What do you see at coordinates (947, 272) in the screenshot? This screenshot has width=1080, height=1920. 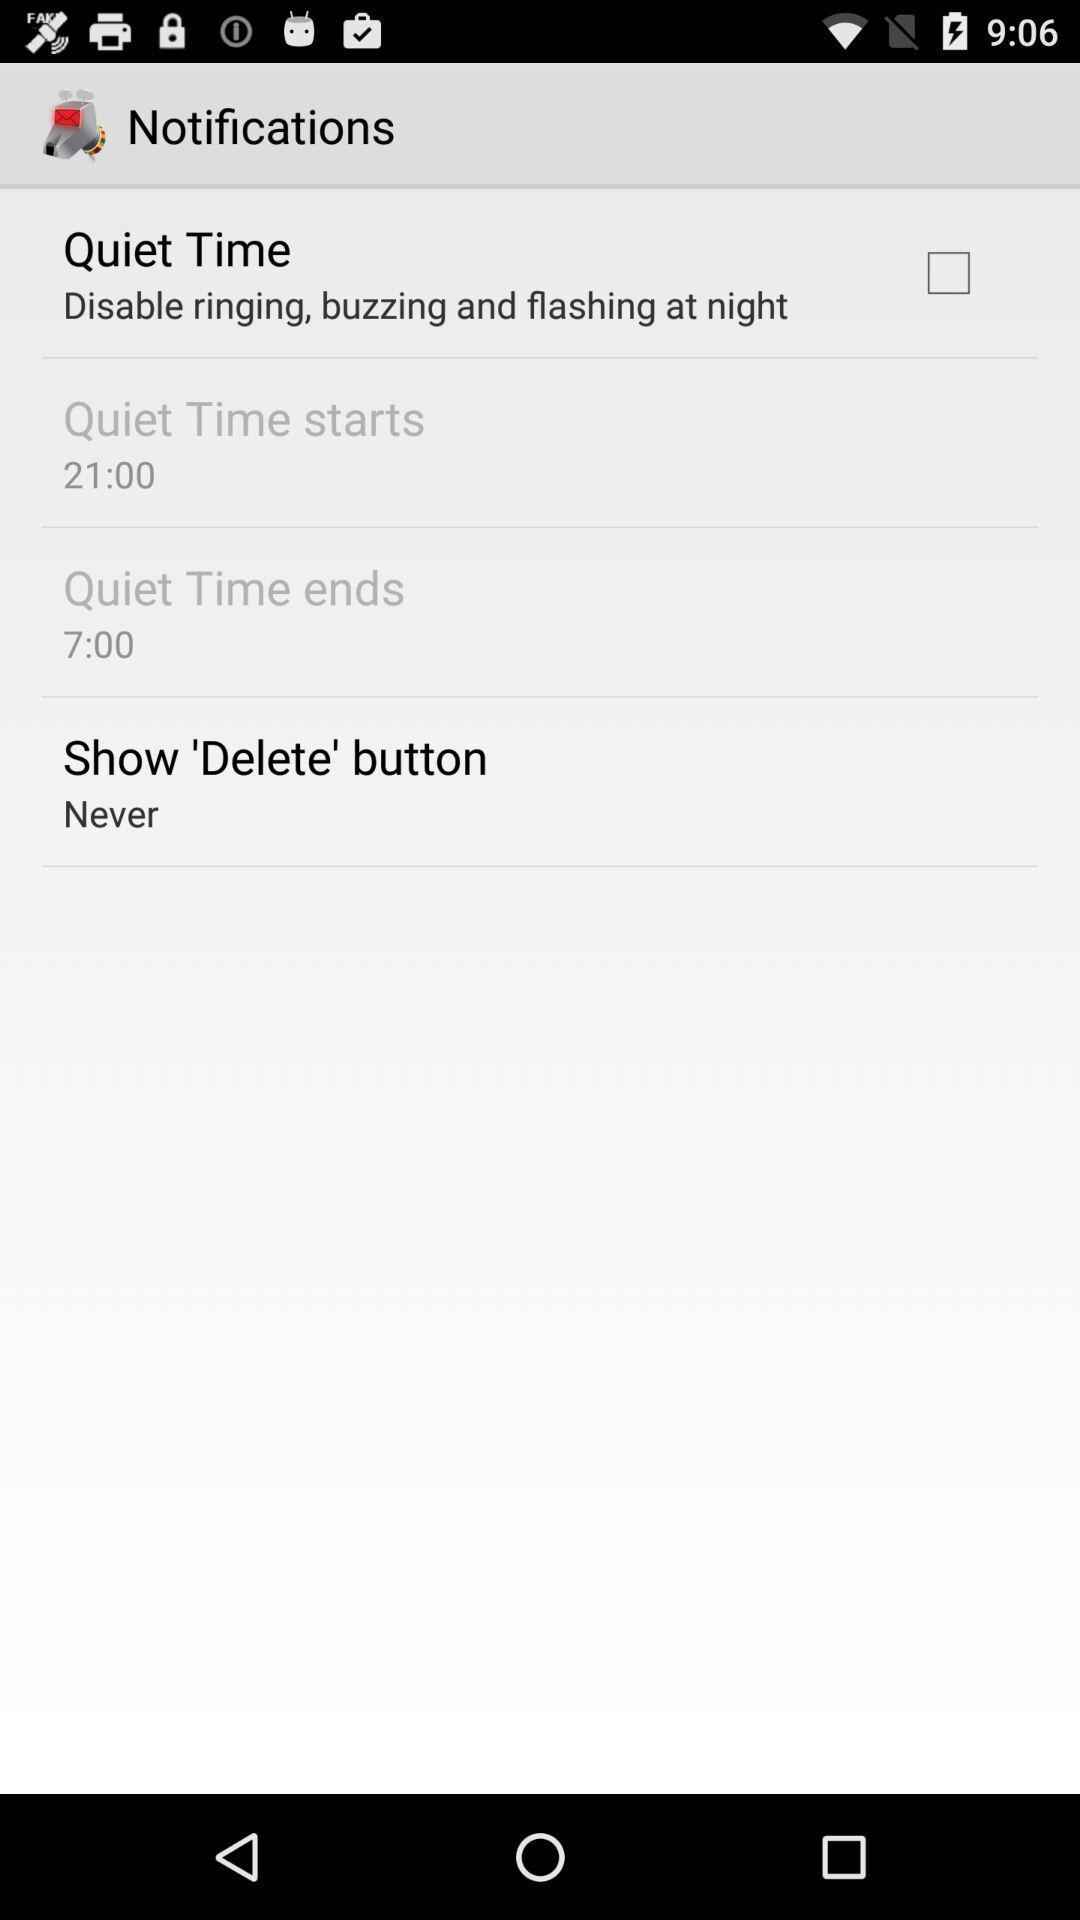 I see `the checkbox at the top right corner` at bounding box center [947, 272].